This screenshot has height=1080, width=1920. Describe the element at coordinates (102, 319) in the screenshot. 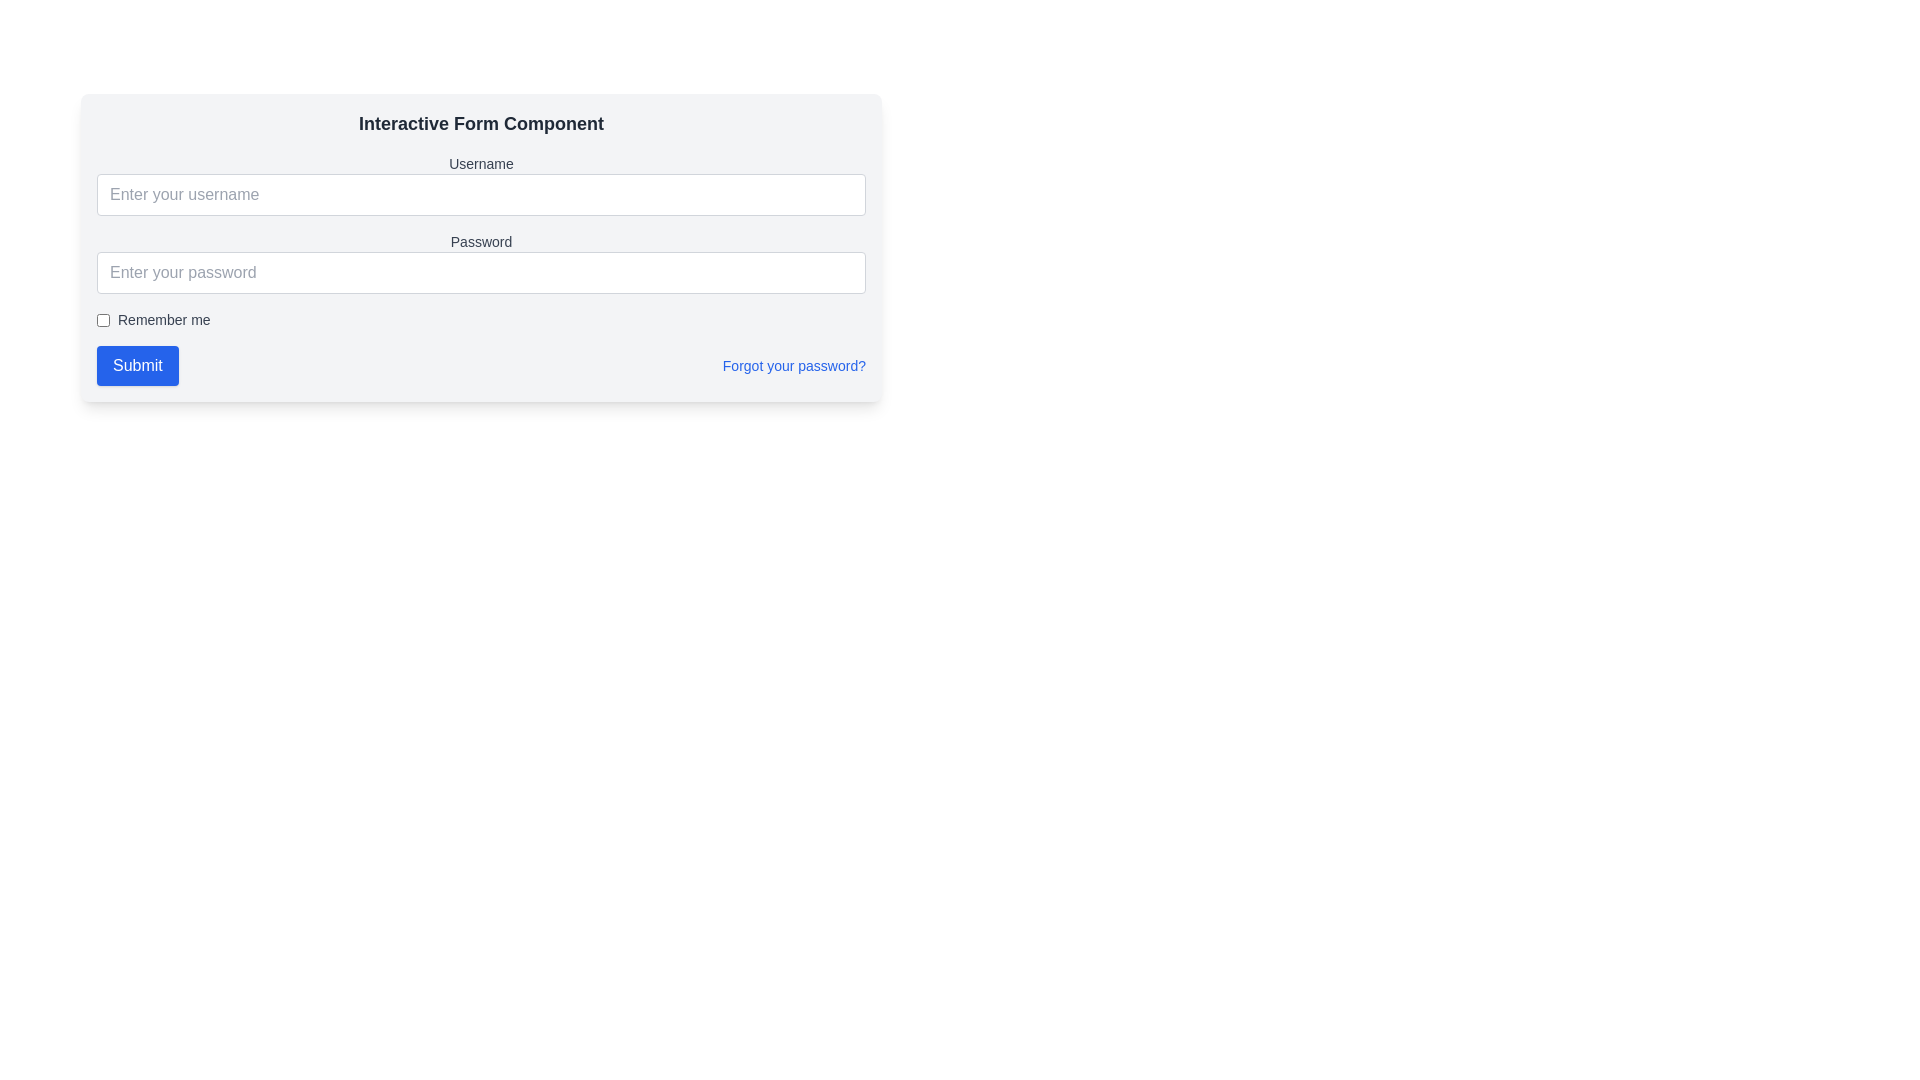

I see `the 'Remember me' checkbox located to the left of the 'Remember me' text` at that location.